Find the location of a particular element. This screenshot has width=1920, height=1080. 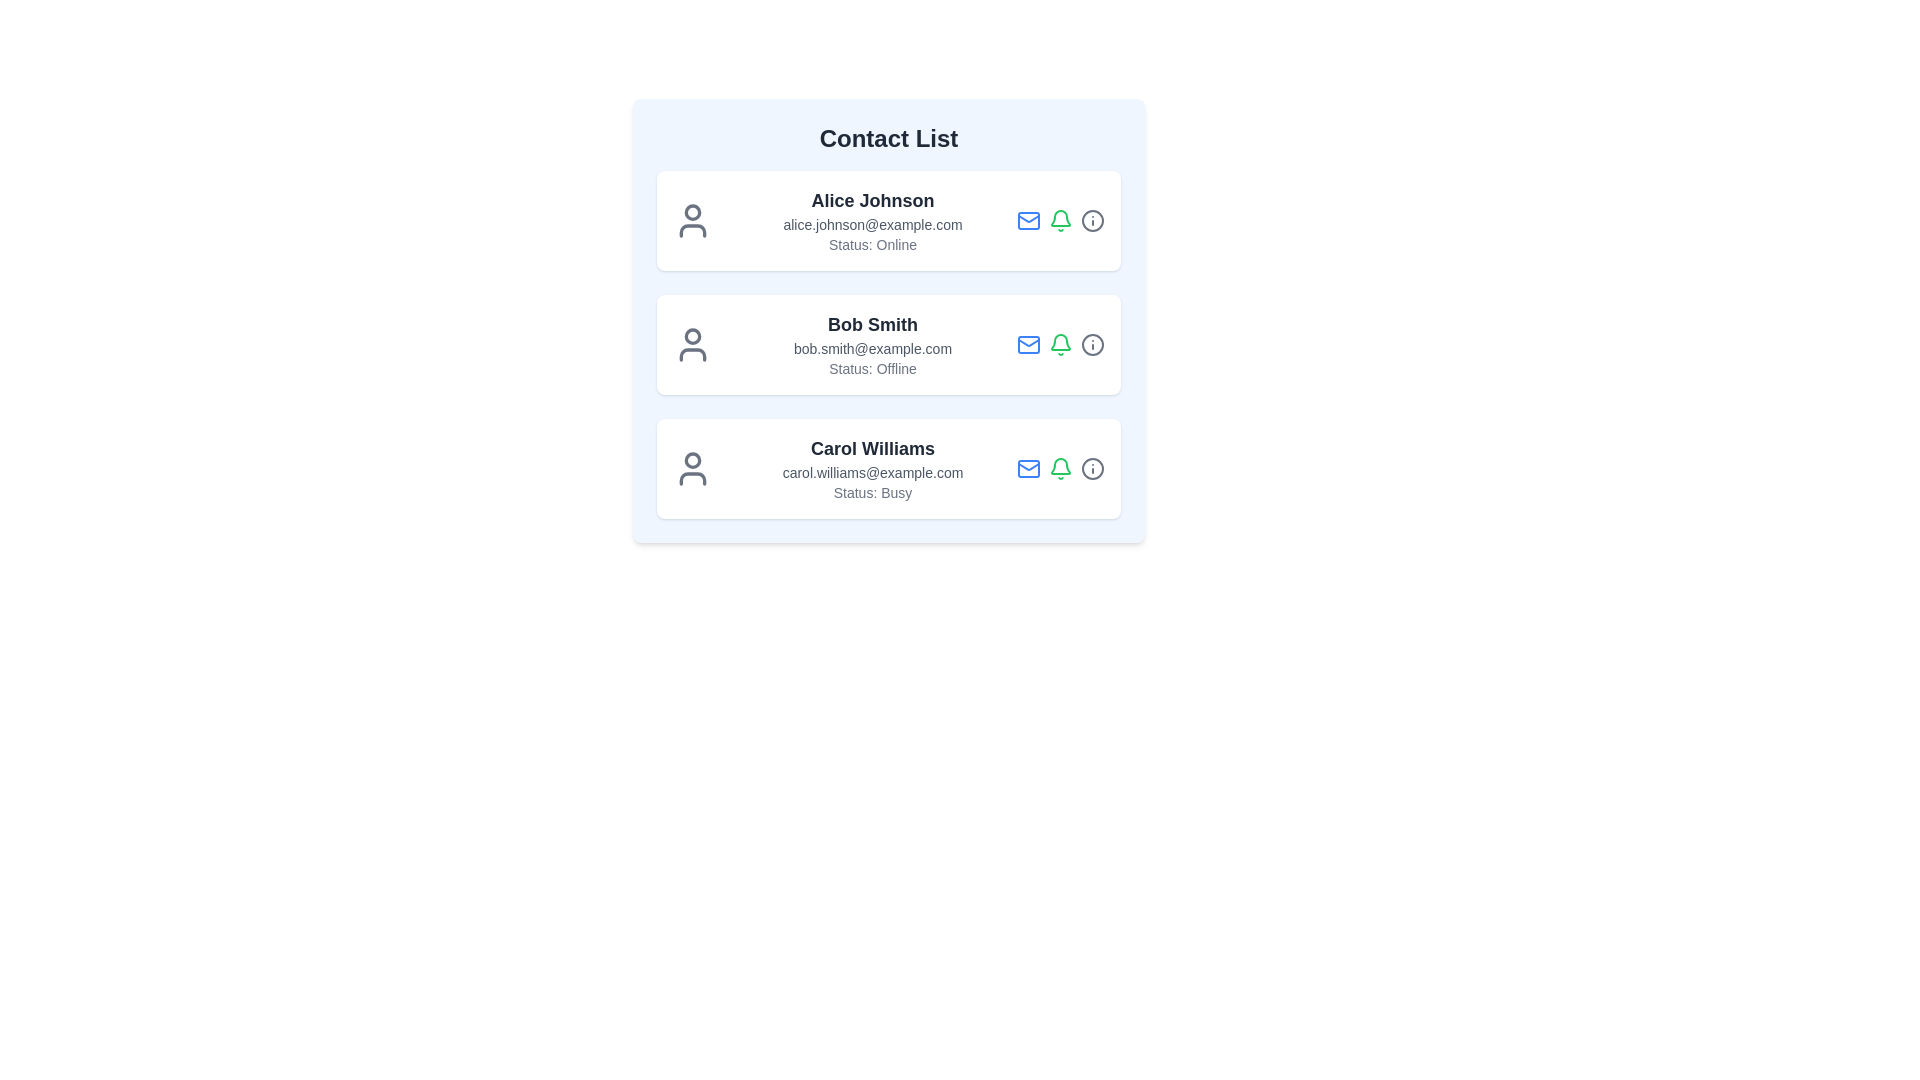

the Mail icon in the contact list is located at coordinates (1028, 220).